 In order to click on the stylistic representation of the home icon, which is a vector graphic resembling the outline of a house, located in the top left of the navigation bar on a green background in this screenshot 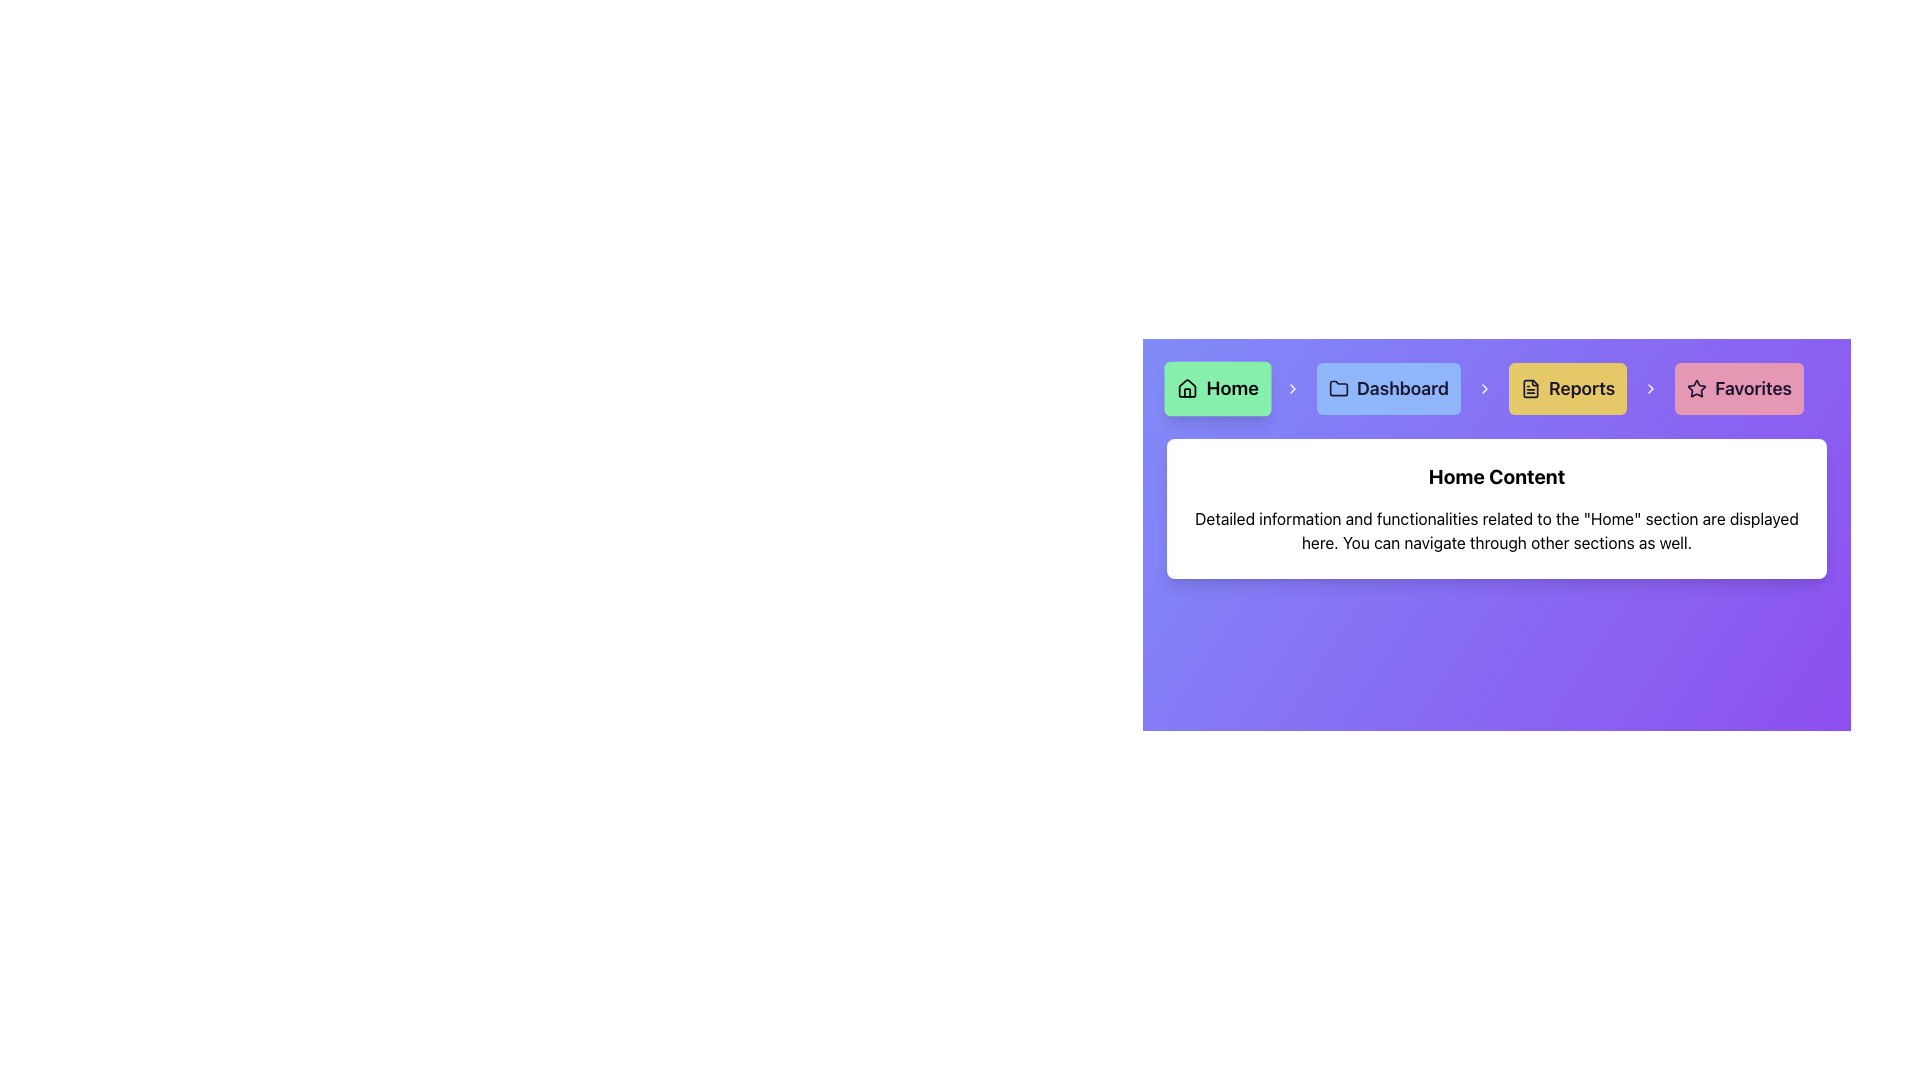, I will do `click(1187, 388)`.